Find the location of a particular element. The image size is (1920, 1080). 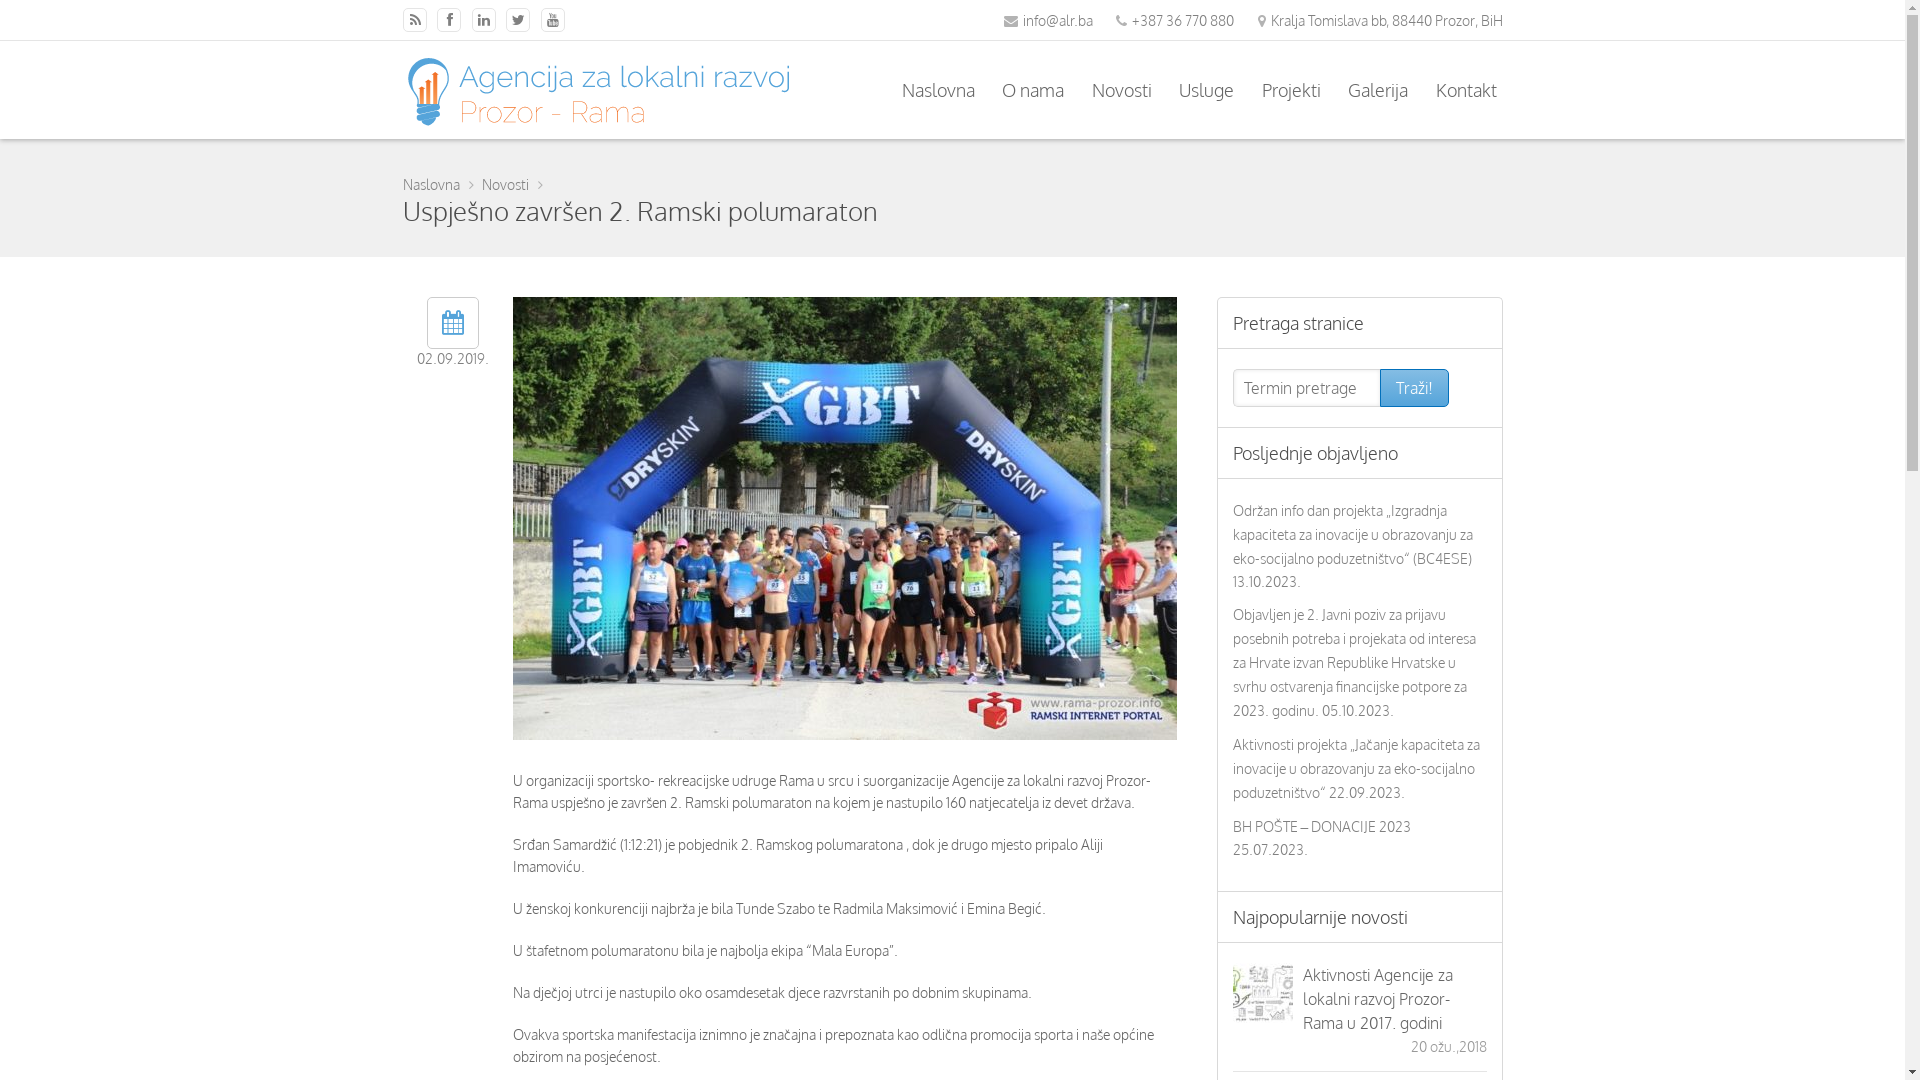

'info@alr.ba' is located at coordinates (1055, 20).